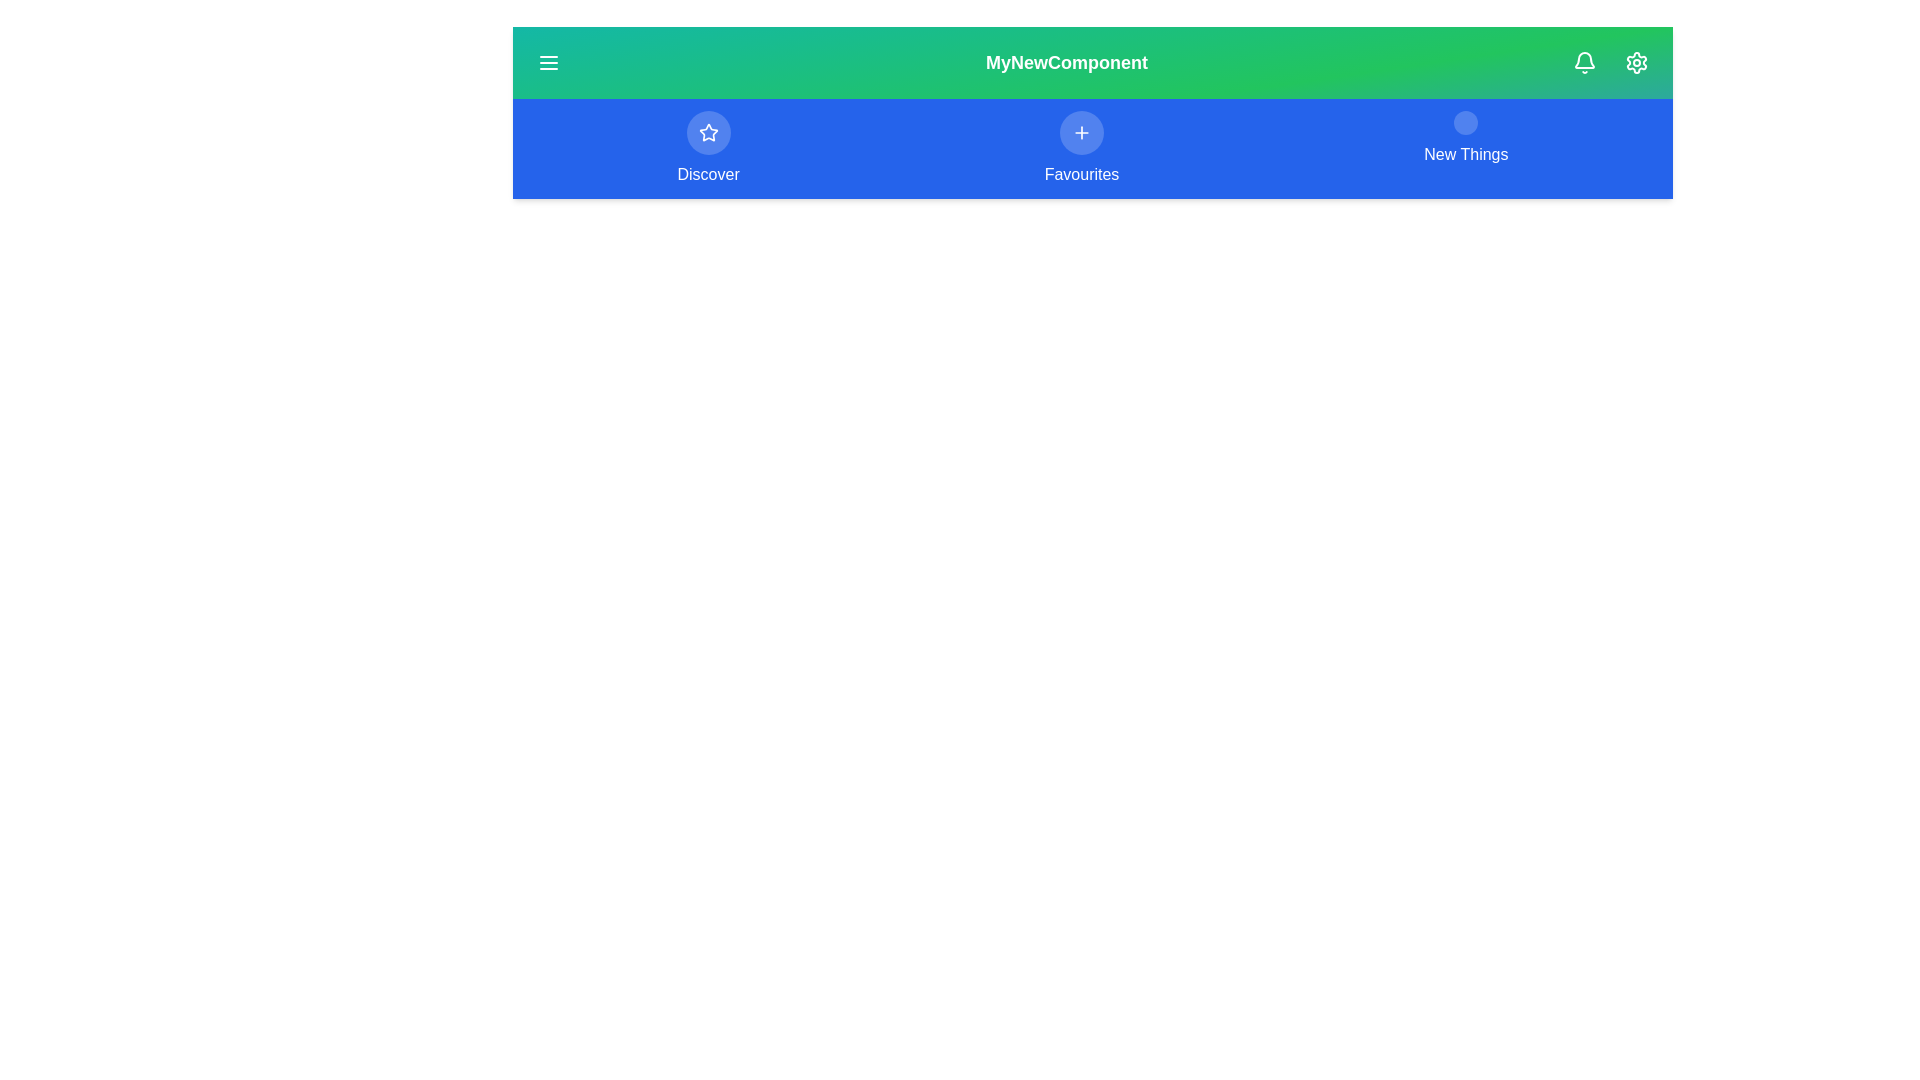 This screenshot has height=1080, width=1920. Describe the element at coordinates (1080, 148) in the screenshot. I see `the menu option Favourites` at that location.